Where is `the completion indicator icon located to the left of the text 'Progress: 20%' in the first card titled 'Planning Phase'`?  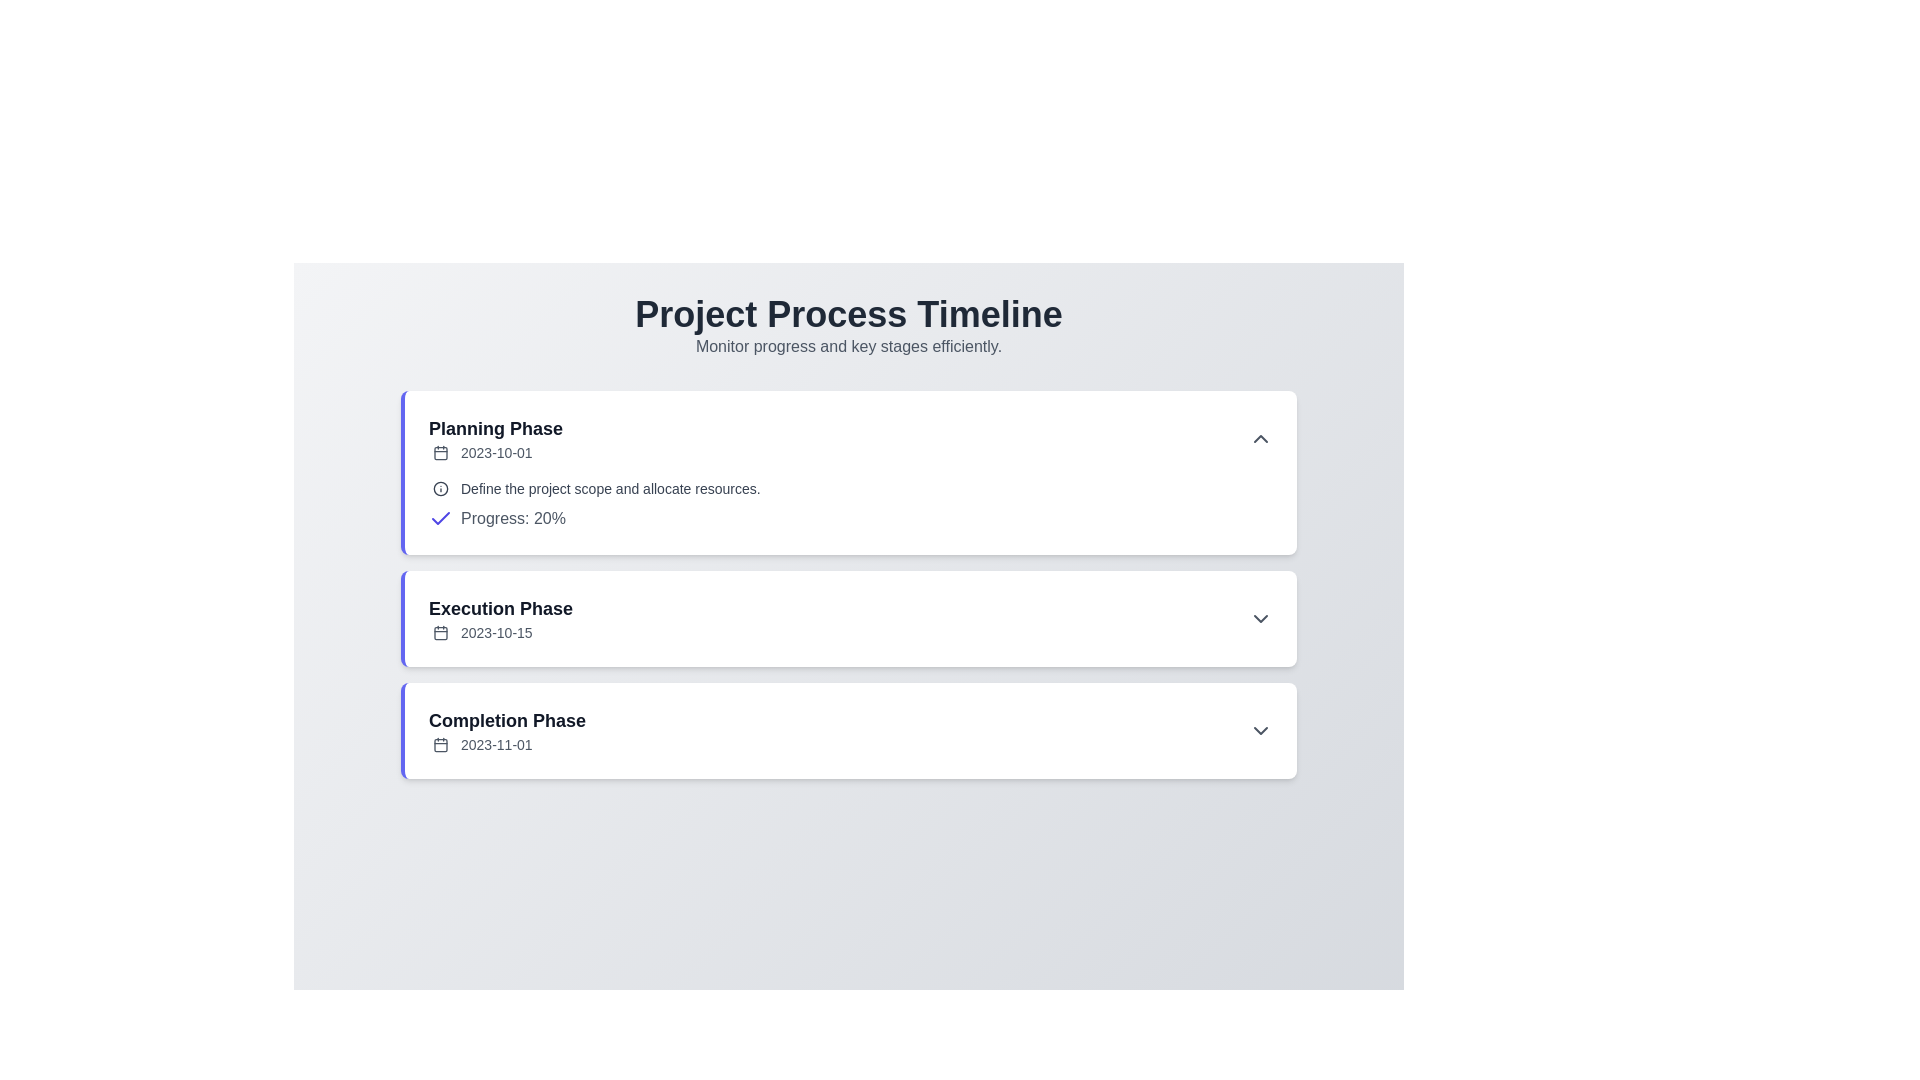 the completion indicator icon located to the left of the text 'Progress: 20%' in the first card titled 'Planning Phase' is located at coordinates (440, 518).